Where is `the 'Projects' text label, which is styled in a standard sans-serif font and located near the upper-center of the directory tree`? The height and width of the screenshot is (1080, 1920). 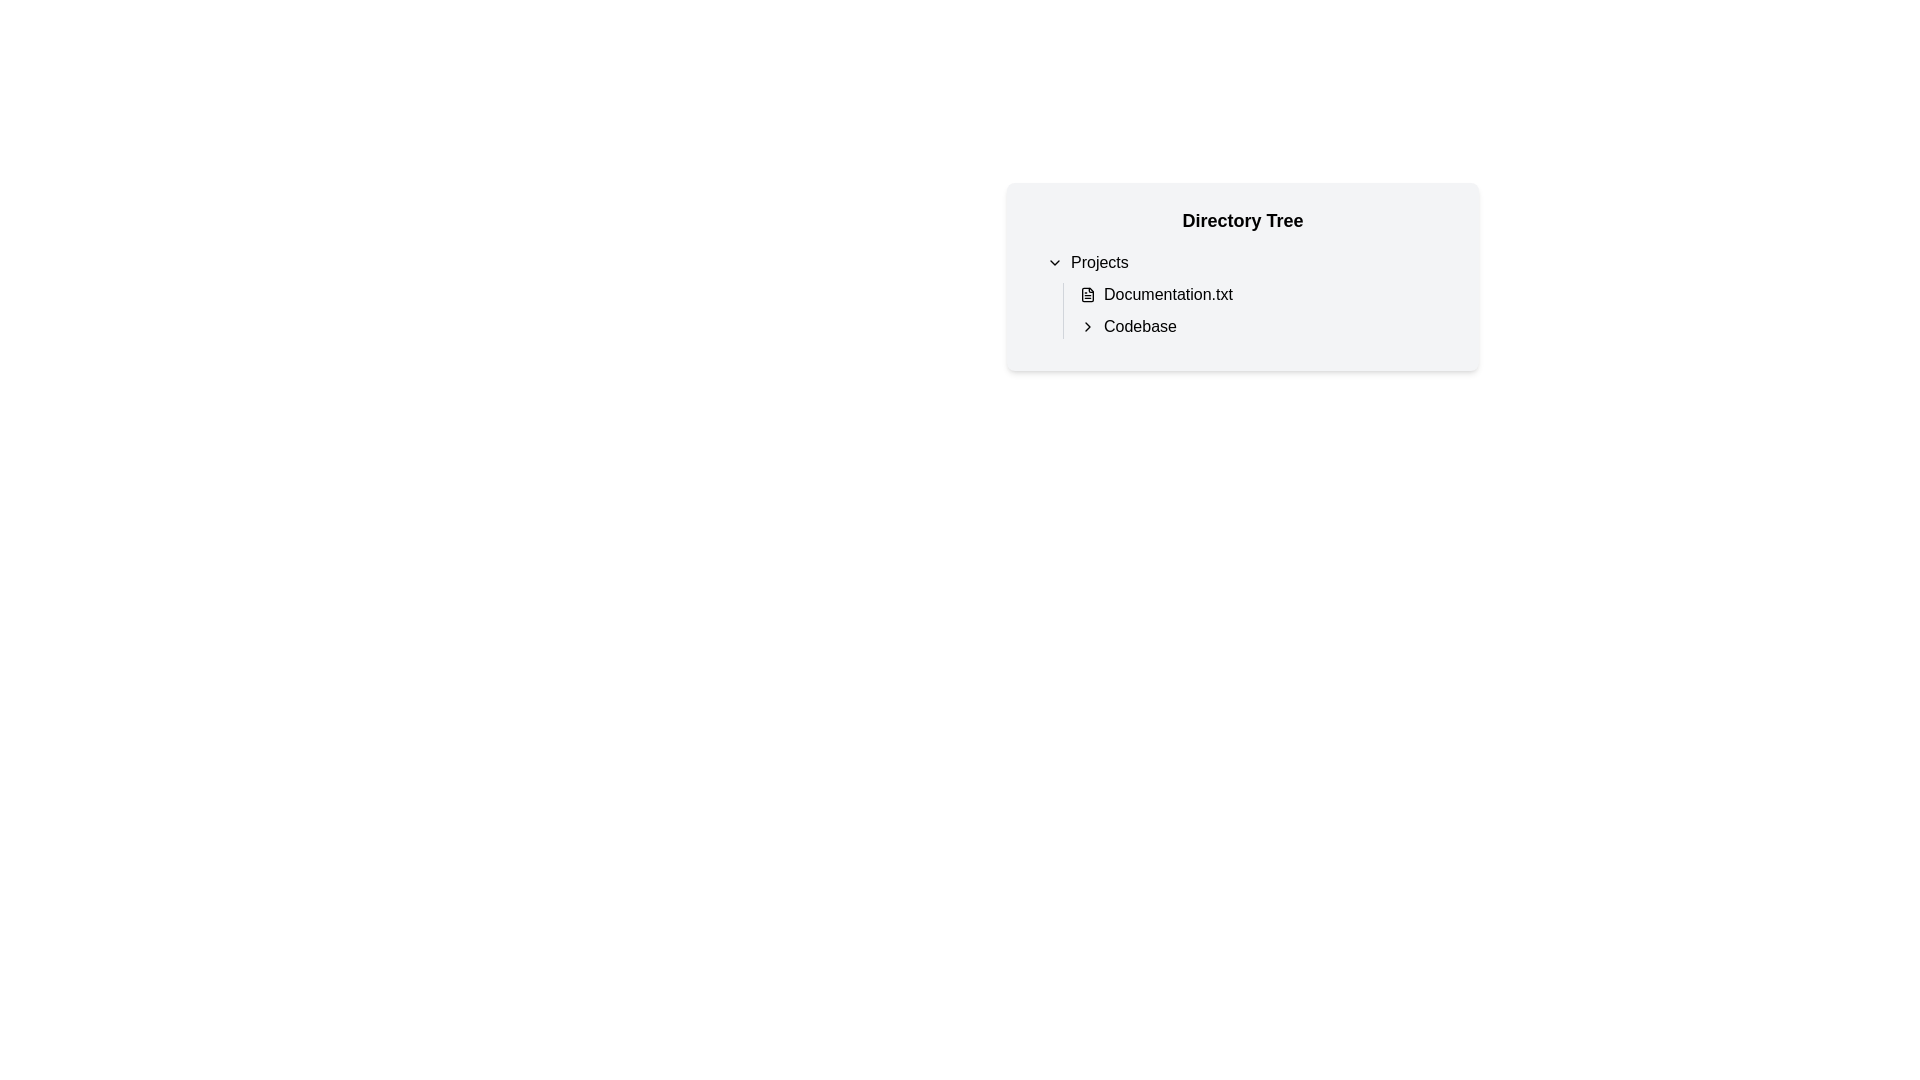 the 'Projects' text label, which is styled in a standard sans-serif font and located near the upper-center of the directory tree is located at coordinates (1098, 261).